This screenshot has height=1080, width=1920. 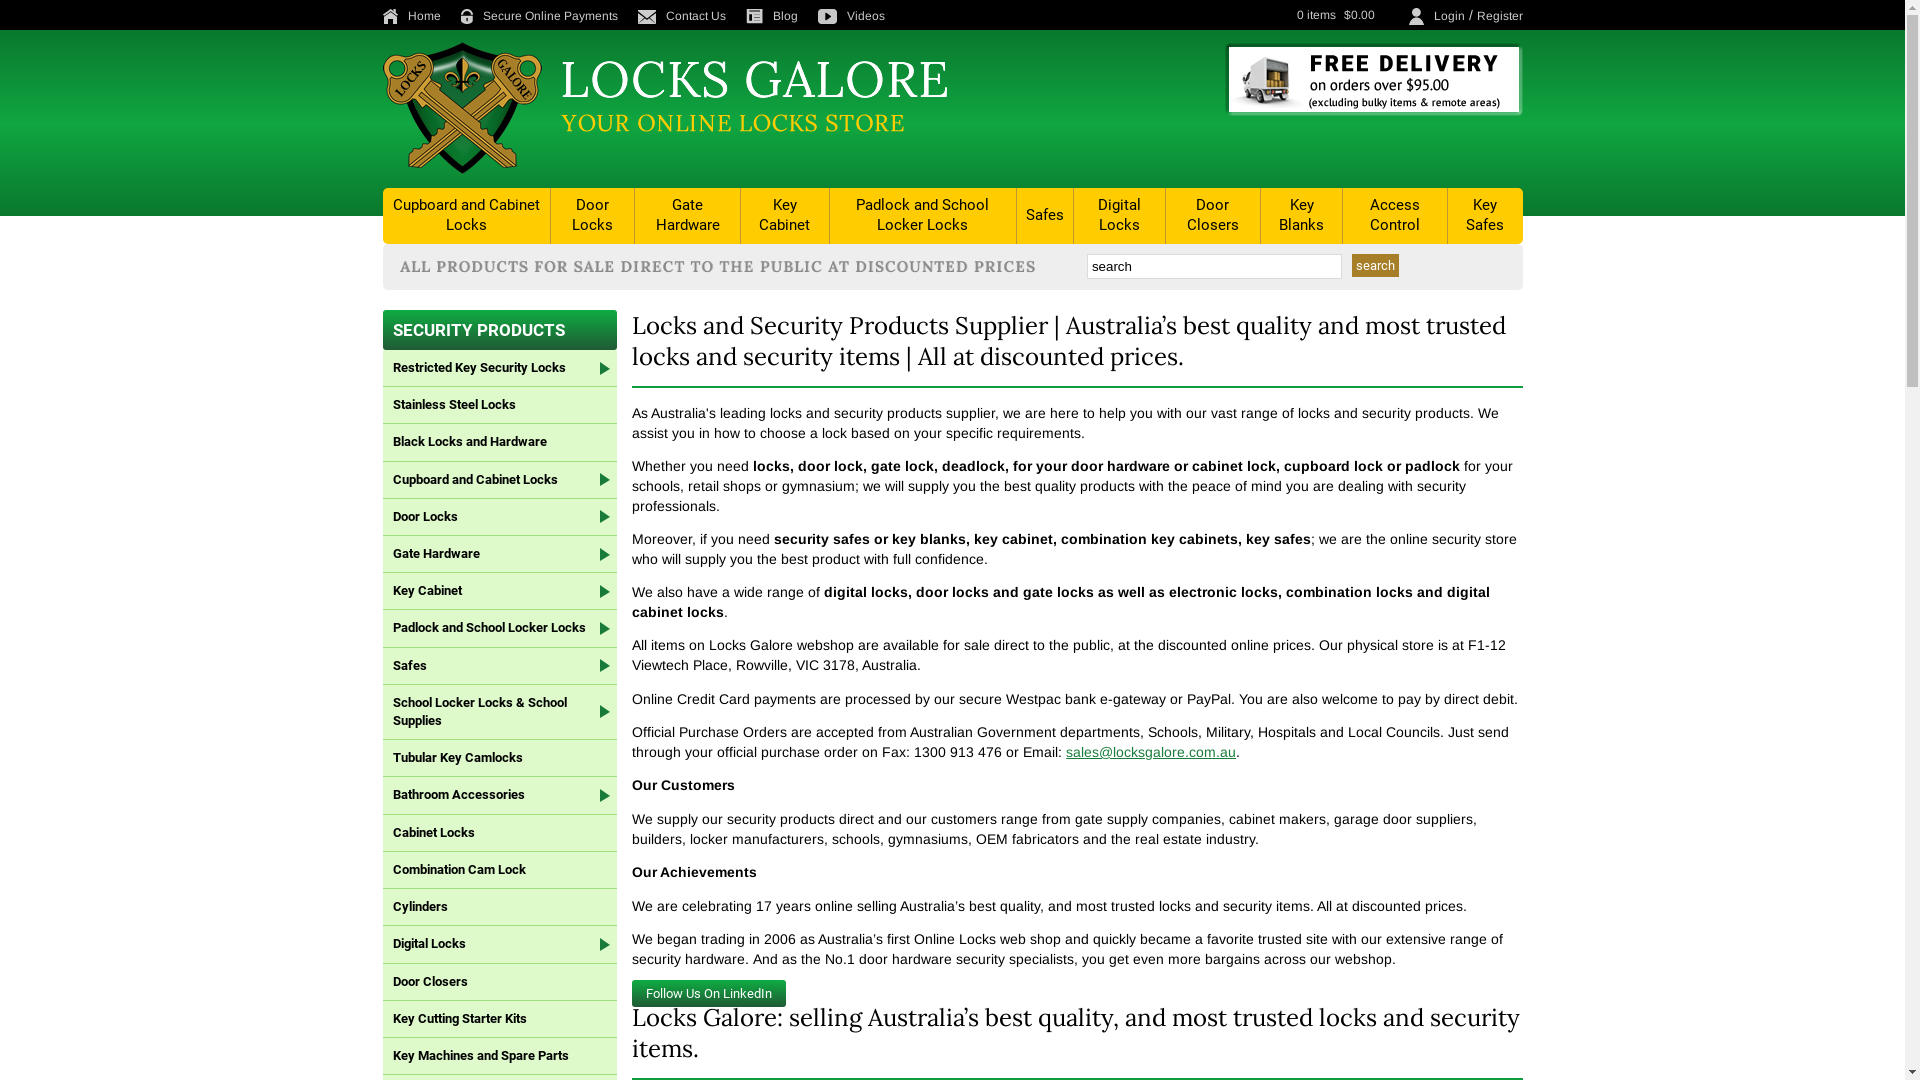 What do you see at coordinates (465, 215) in the screenshot?
I see `'Cupboard and Cabinet Locks'` at bounding box center [465, 215].